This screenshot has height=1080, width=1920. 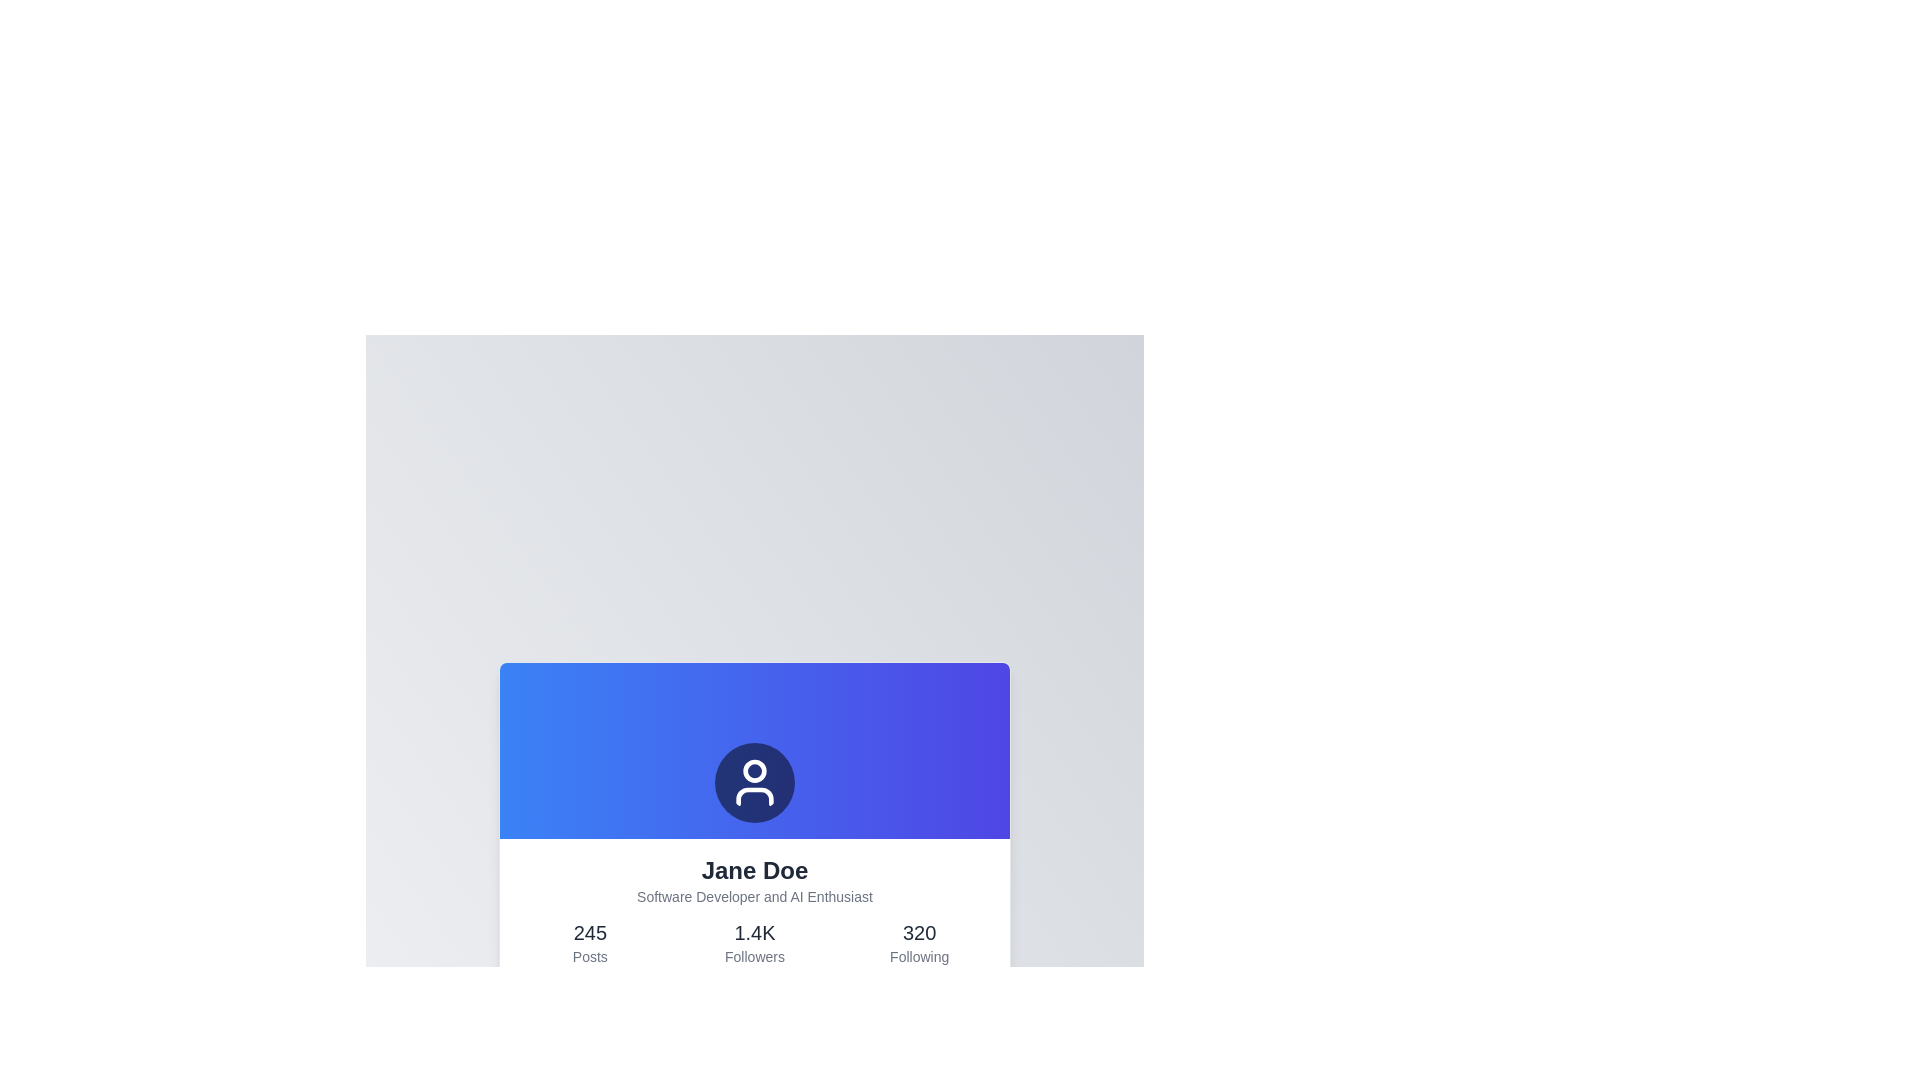 I want to click on the graphical element representing the head or face of the user icon, located at the top central region of the icon in the blue header area, so click(x=753, y=770).